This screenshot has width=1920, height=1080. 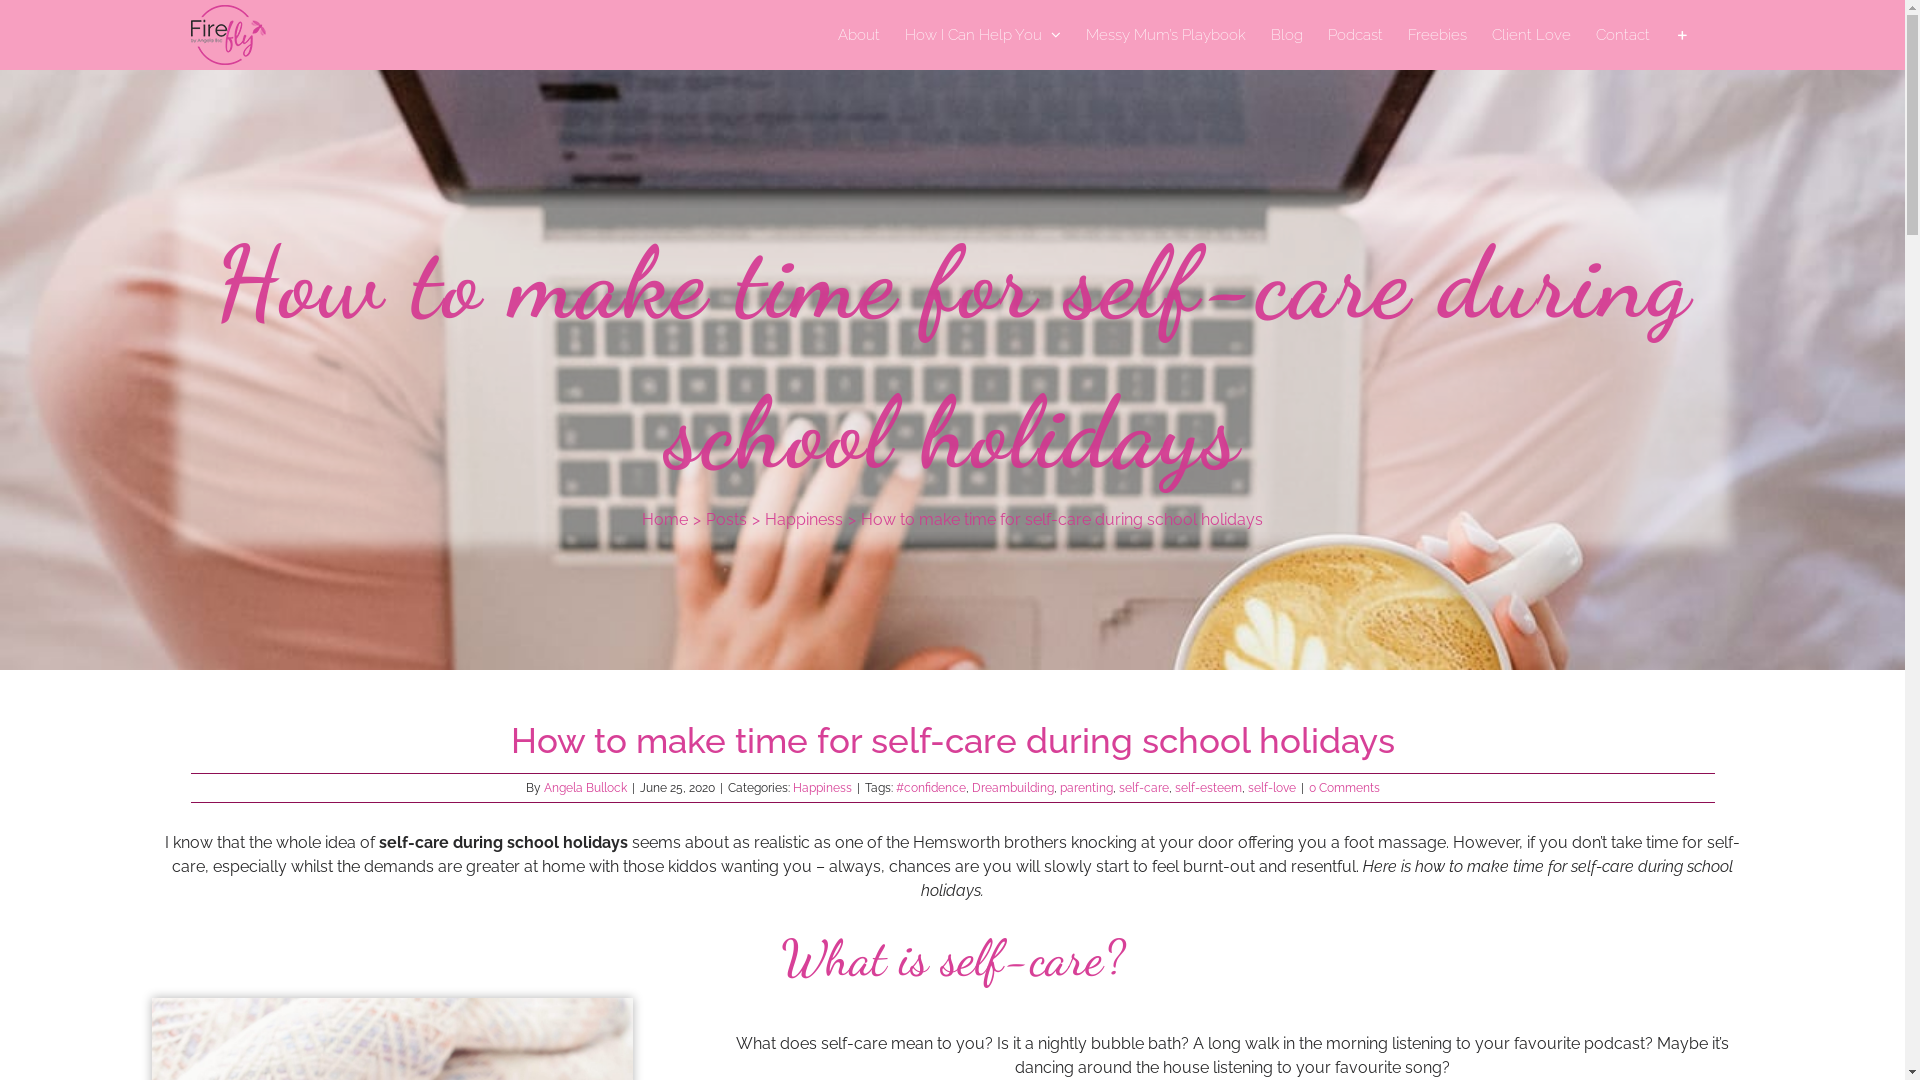 What do you see at coordinates (1492, 34) in the screenshot?
I see `'Client Love'` at bounding box center [1492, 34].